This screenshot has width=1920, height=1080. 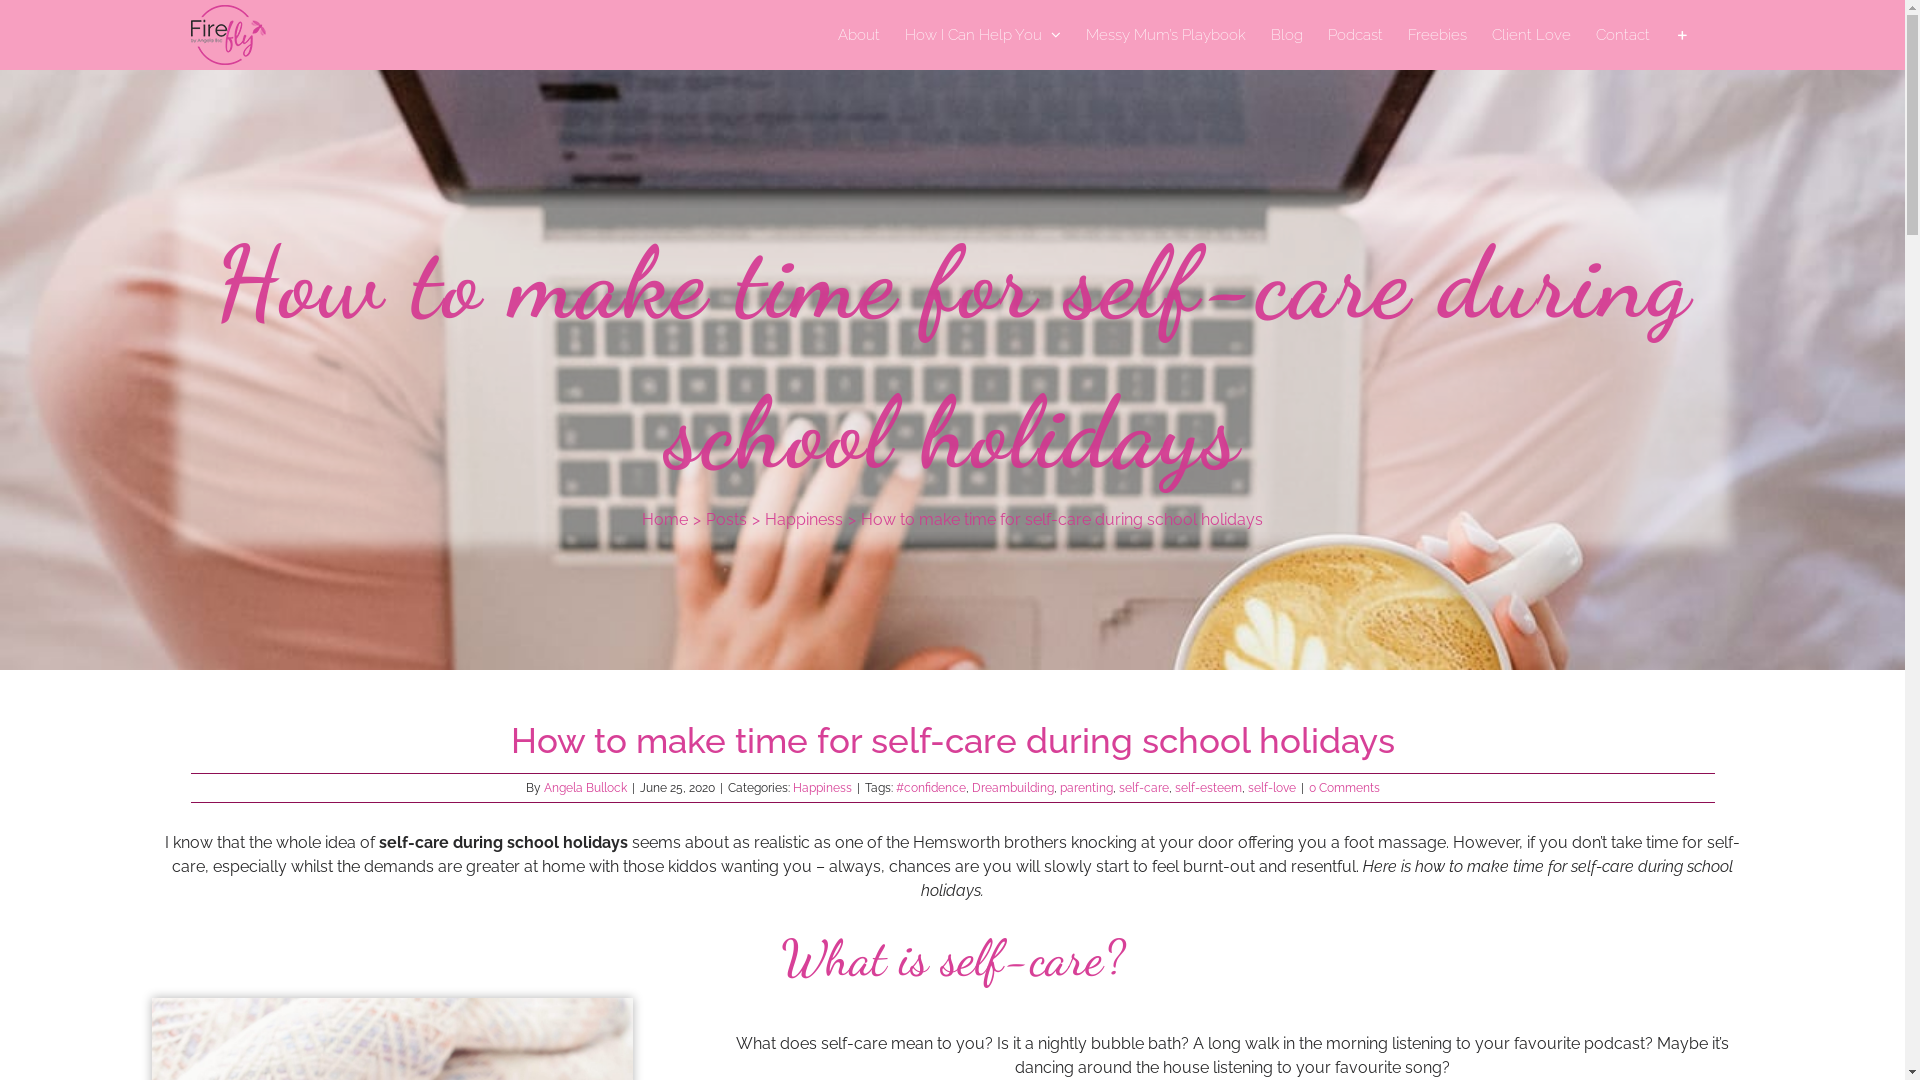 What do you see at coordinates (1492, 34) in the screenshot?
I see `'Client Love'` at bounding box center [1492, 34].